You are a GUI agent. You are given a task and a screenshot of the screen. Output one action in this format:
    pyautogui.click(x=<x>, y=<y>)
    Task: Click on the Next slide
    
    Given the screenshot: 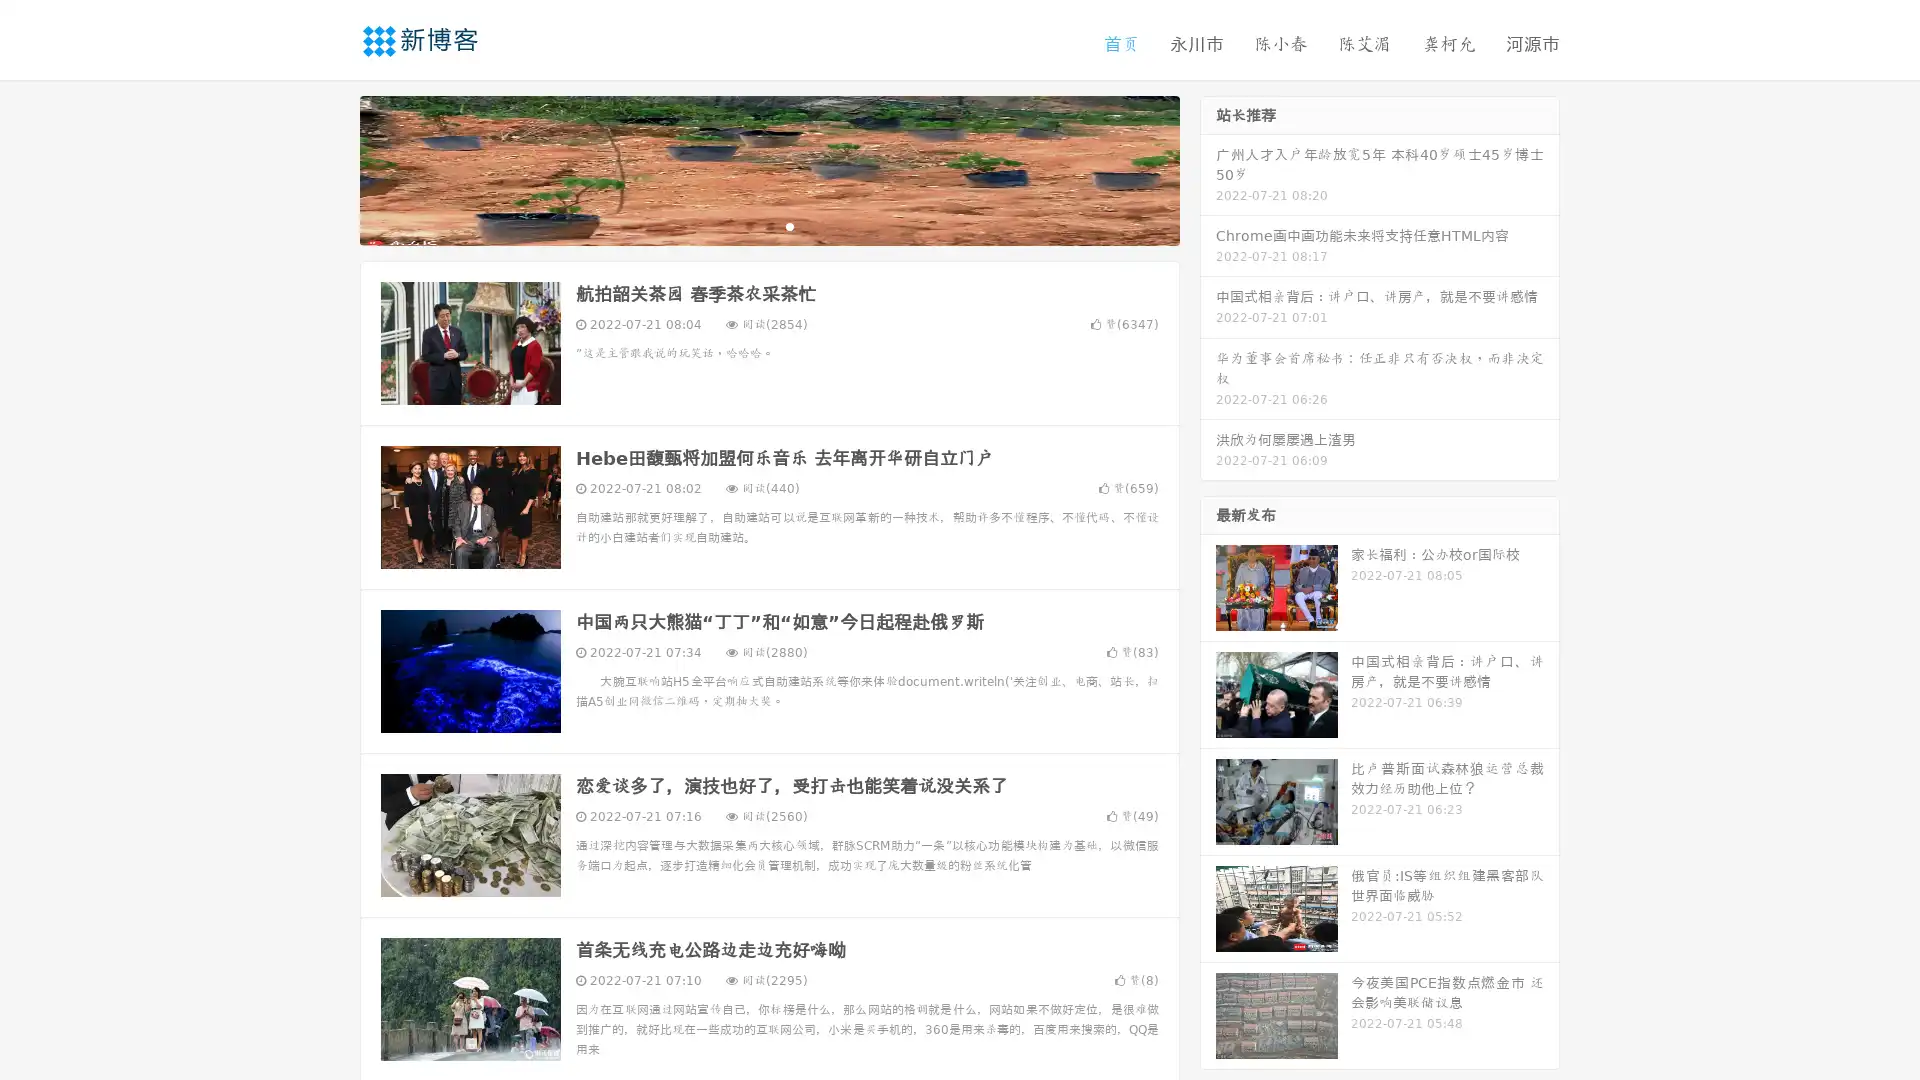 What is the action you would take?
    pyautogui.click(x=1208, y=168)
    